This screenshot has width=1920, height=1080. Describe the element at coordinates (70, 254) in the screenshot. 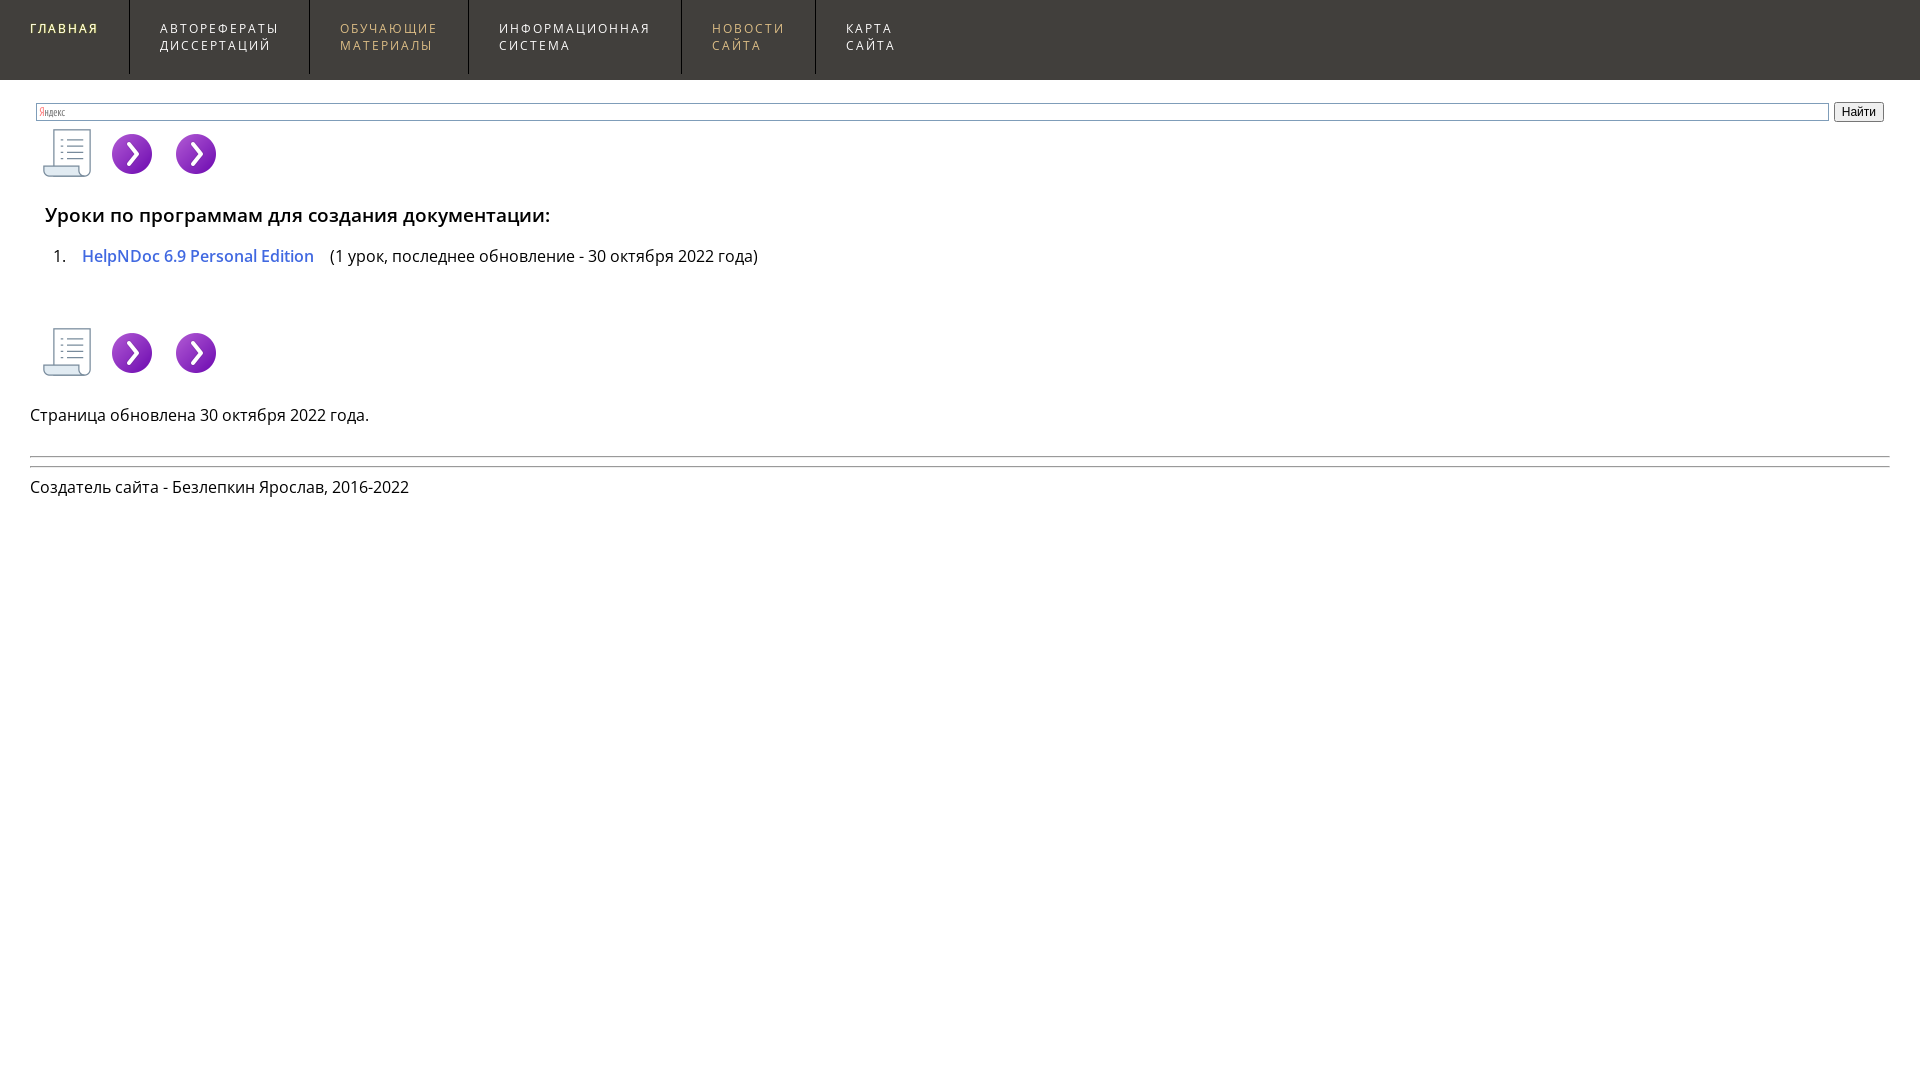

I see `'   HelpNDoc 6.9 Personal Edition'` at that location.